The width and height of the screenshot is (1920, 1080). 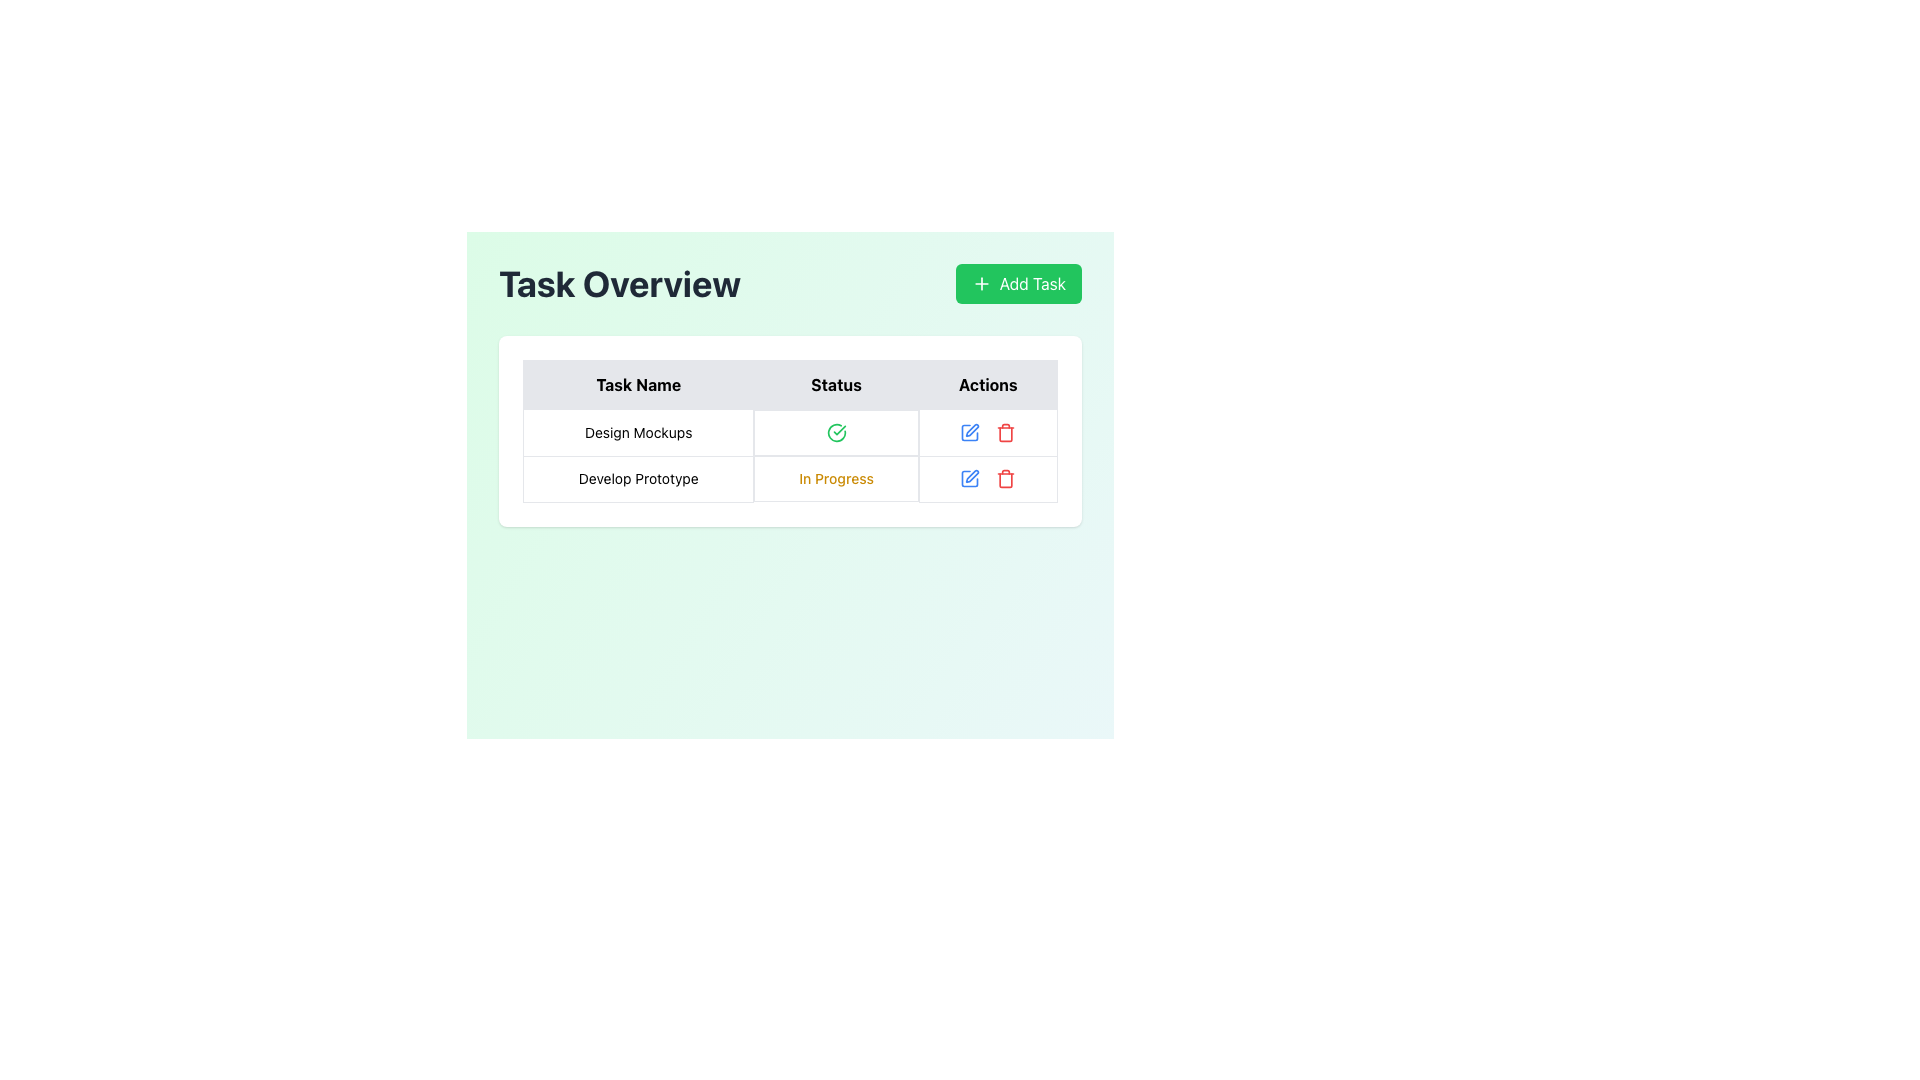 What do you see at coordinates (1006, 431) in the screenshot?
I see `the delete icon button located in the rightmost part of the 'Actions' column in the second row of the task table labeled 'Develop Prototype'` at bounding box center [1006, 431].